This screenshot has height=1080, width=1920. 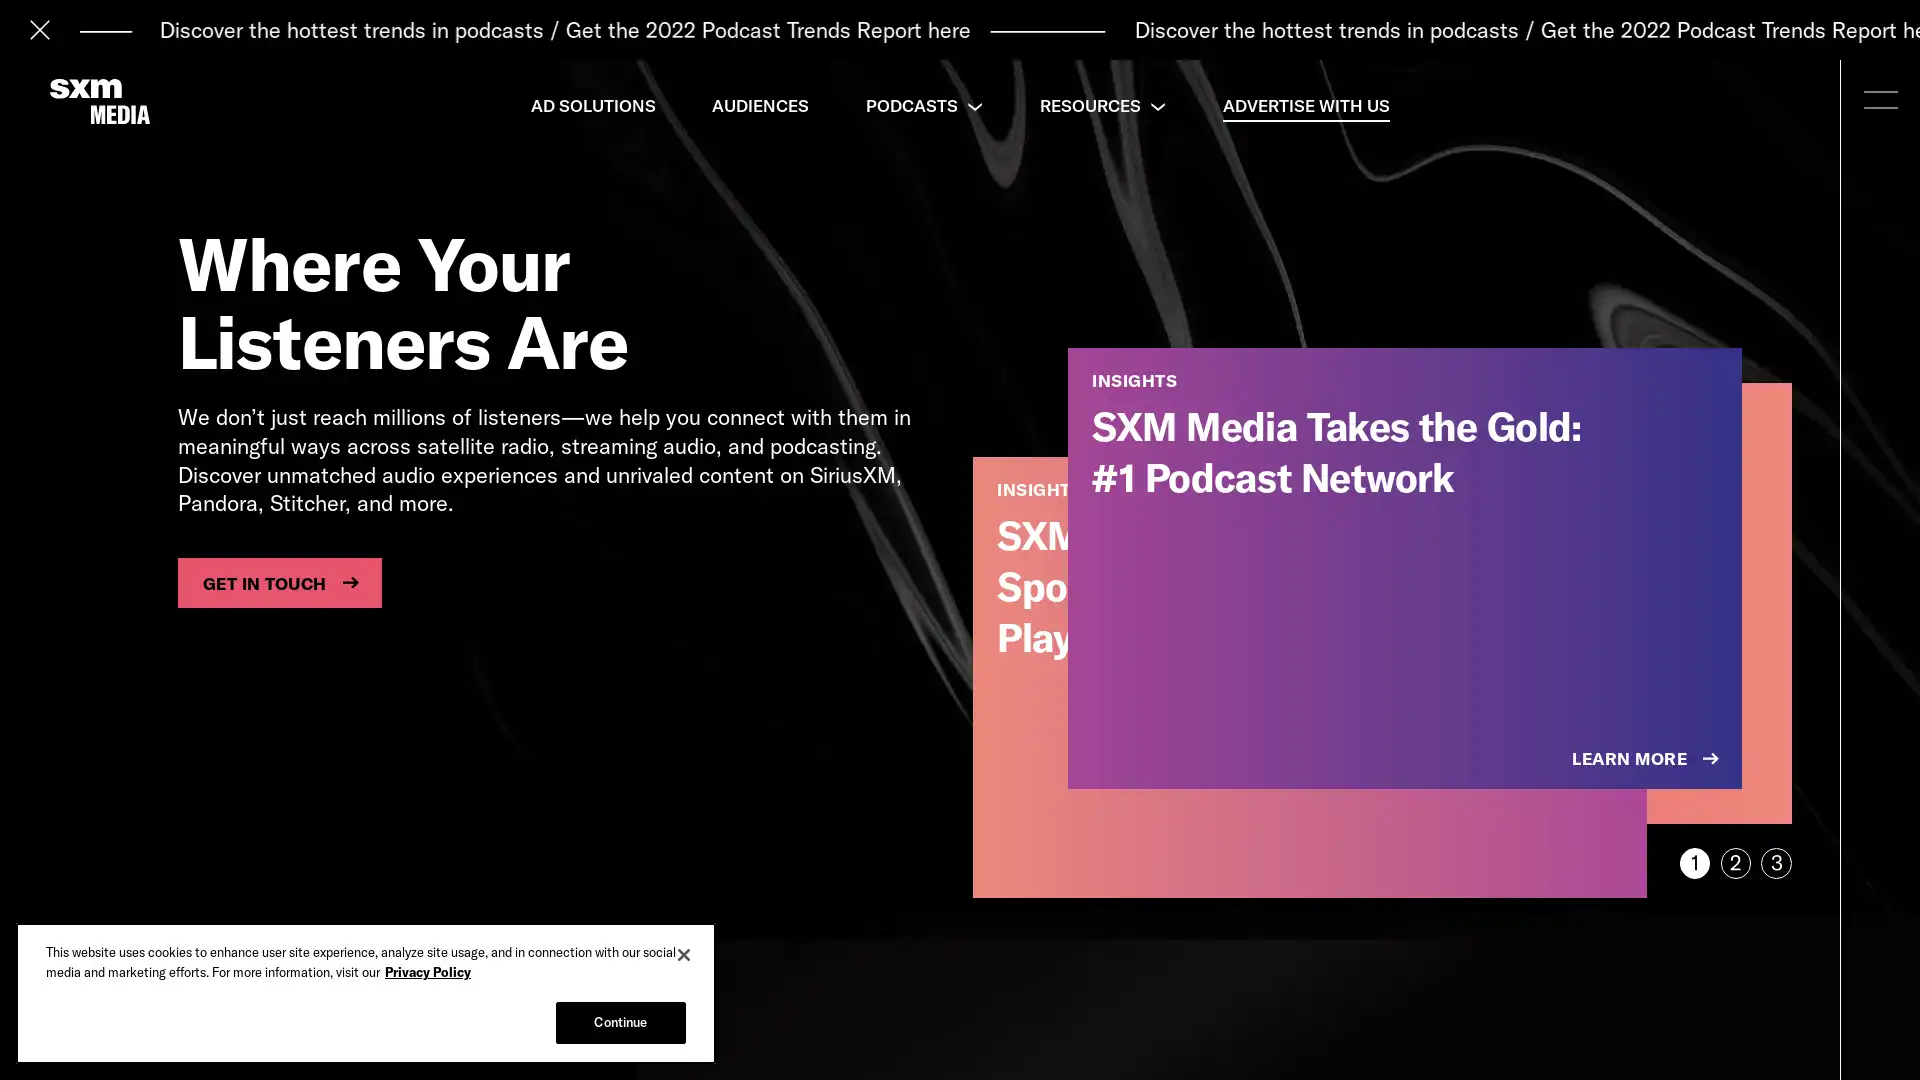 What do you see at coordinates (1693, 862) in the screenshot?
I see `1` at bounding box center [1693, 862].